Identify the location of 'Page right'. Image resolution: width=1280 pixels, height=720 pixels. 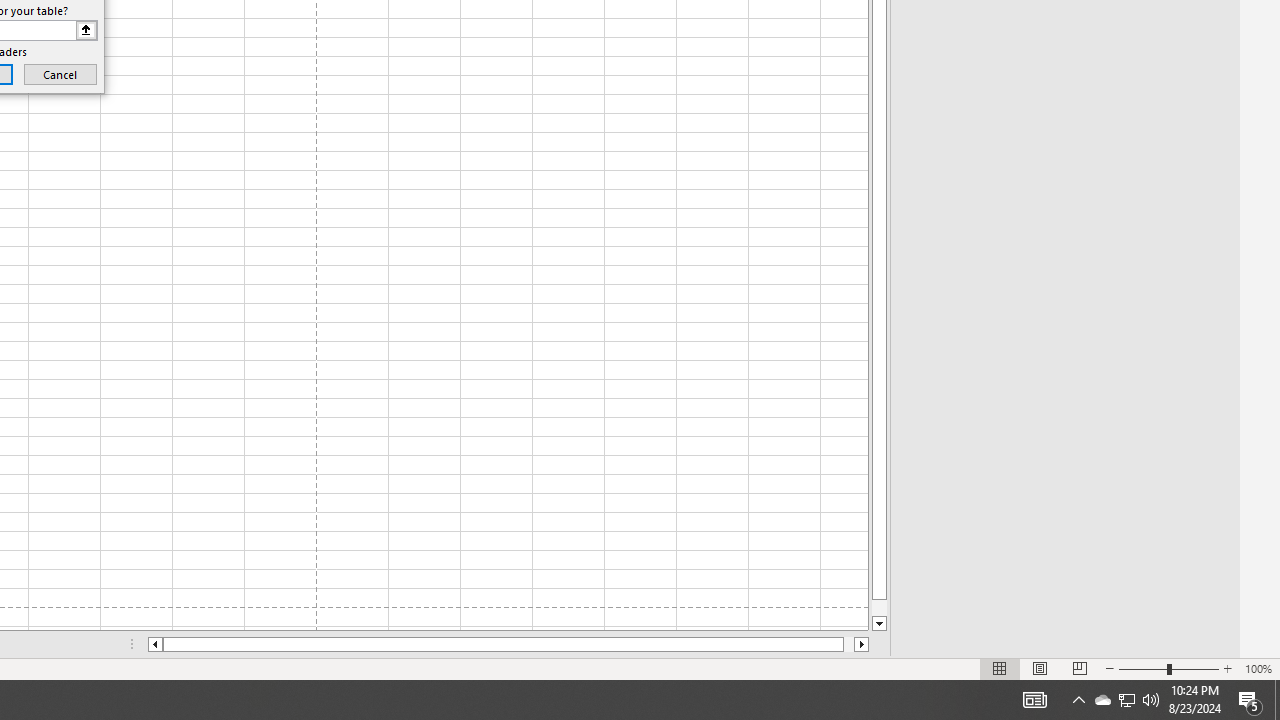
(848, 644).